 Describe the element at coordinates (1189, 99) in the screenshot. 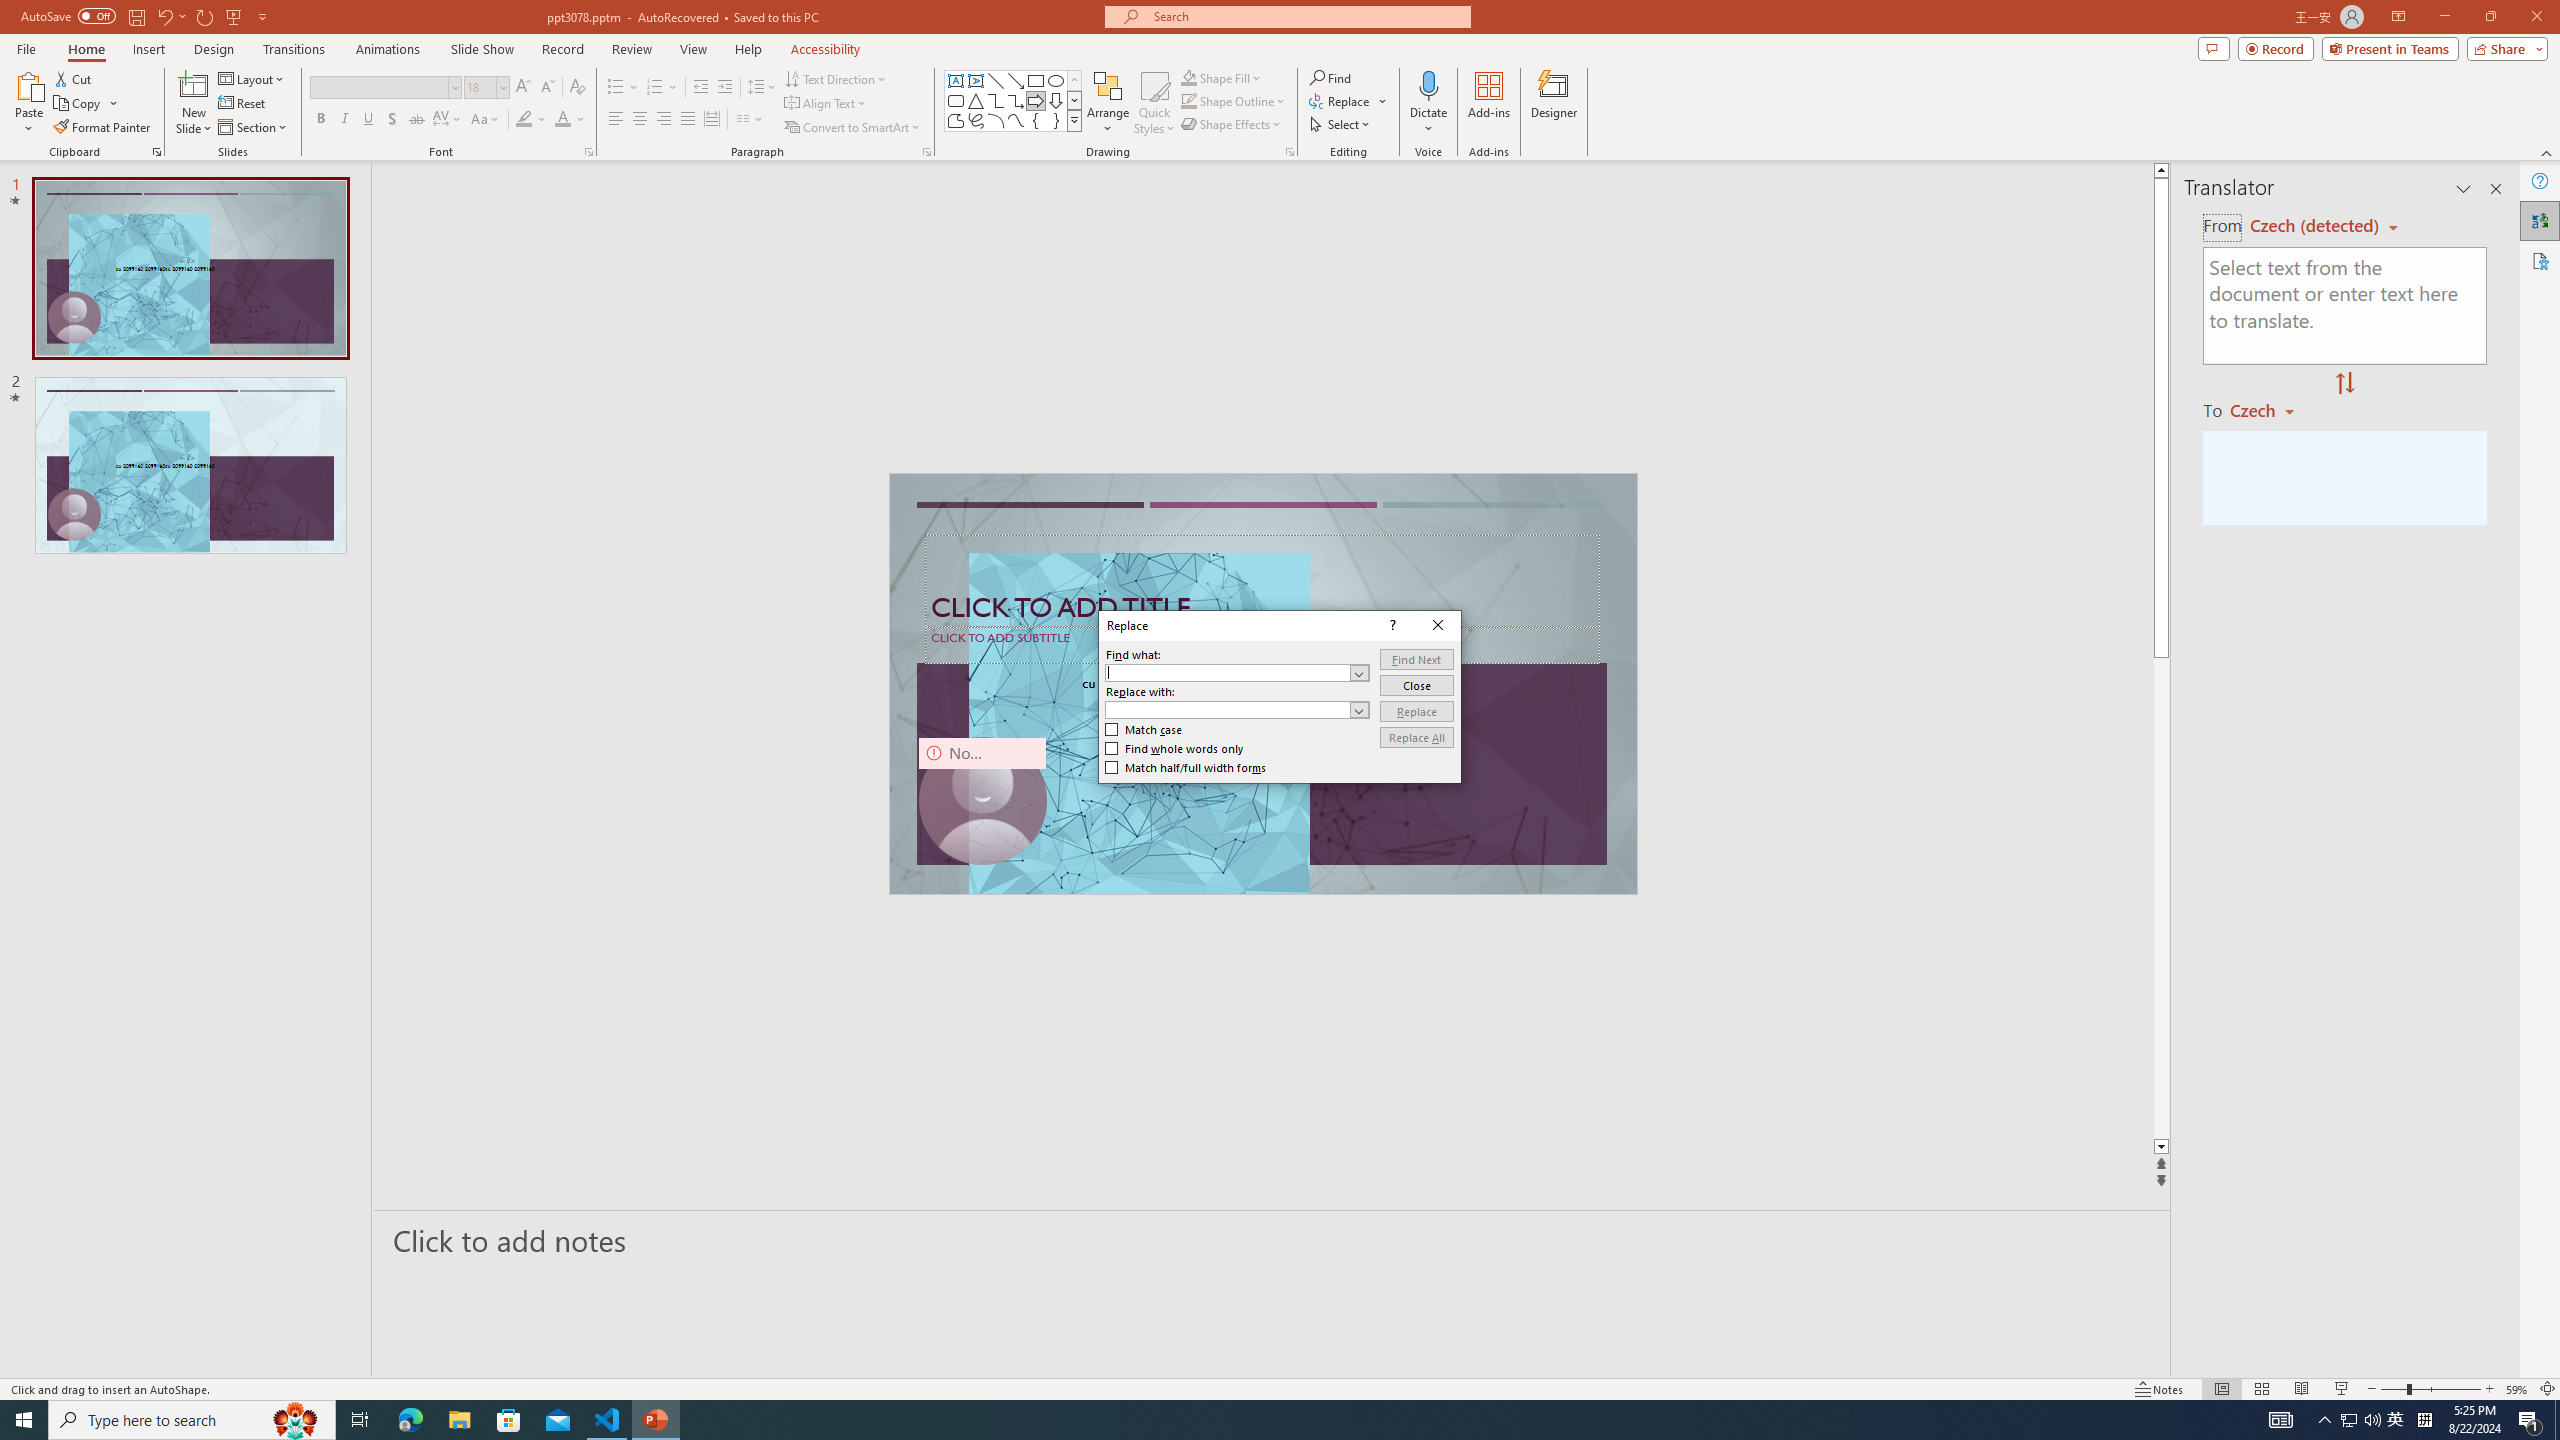

I see `'Shape Outline Green, Accent 1'` at that location.